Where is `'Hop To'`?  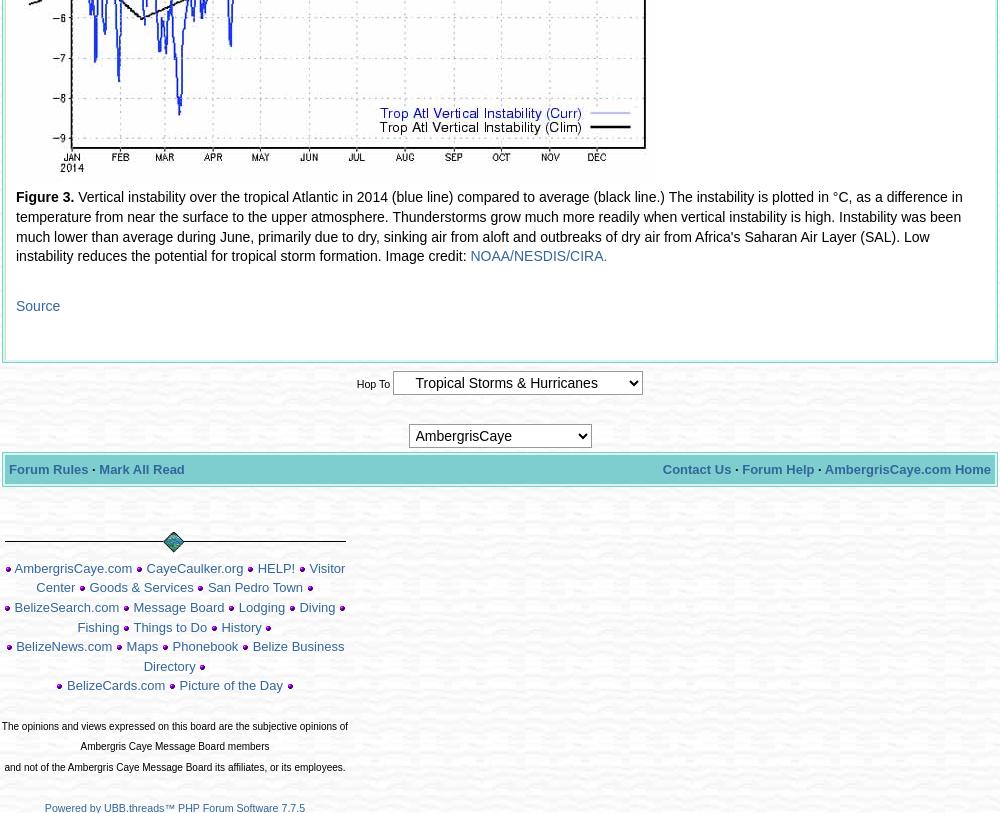
'Hop To' is located at coordinates (372, 382).